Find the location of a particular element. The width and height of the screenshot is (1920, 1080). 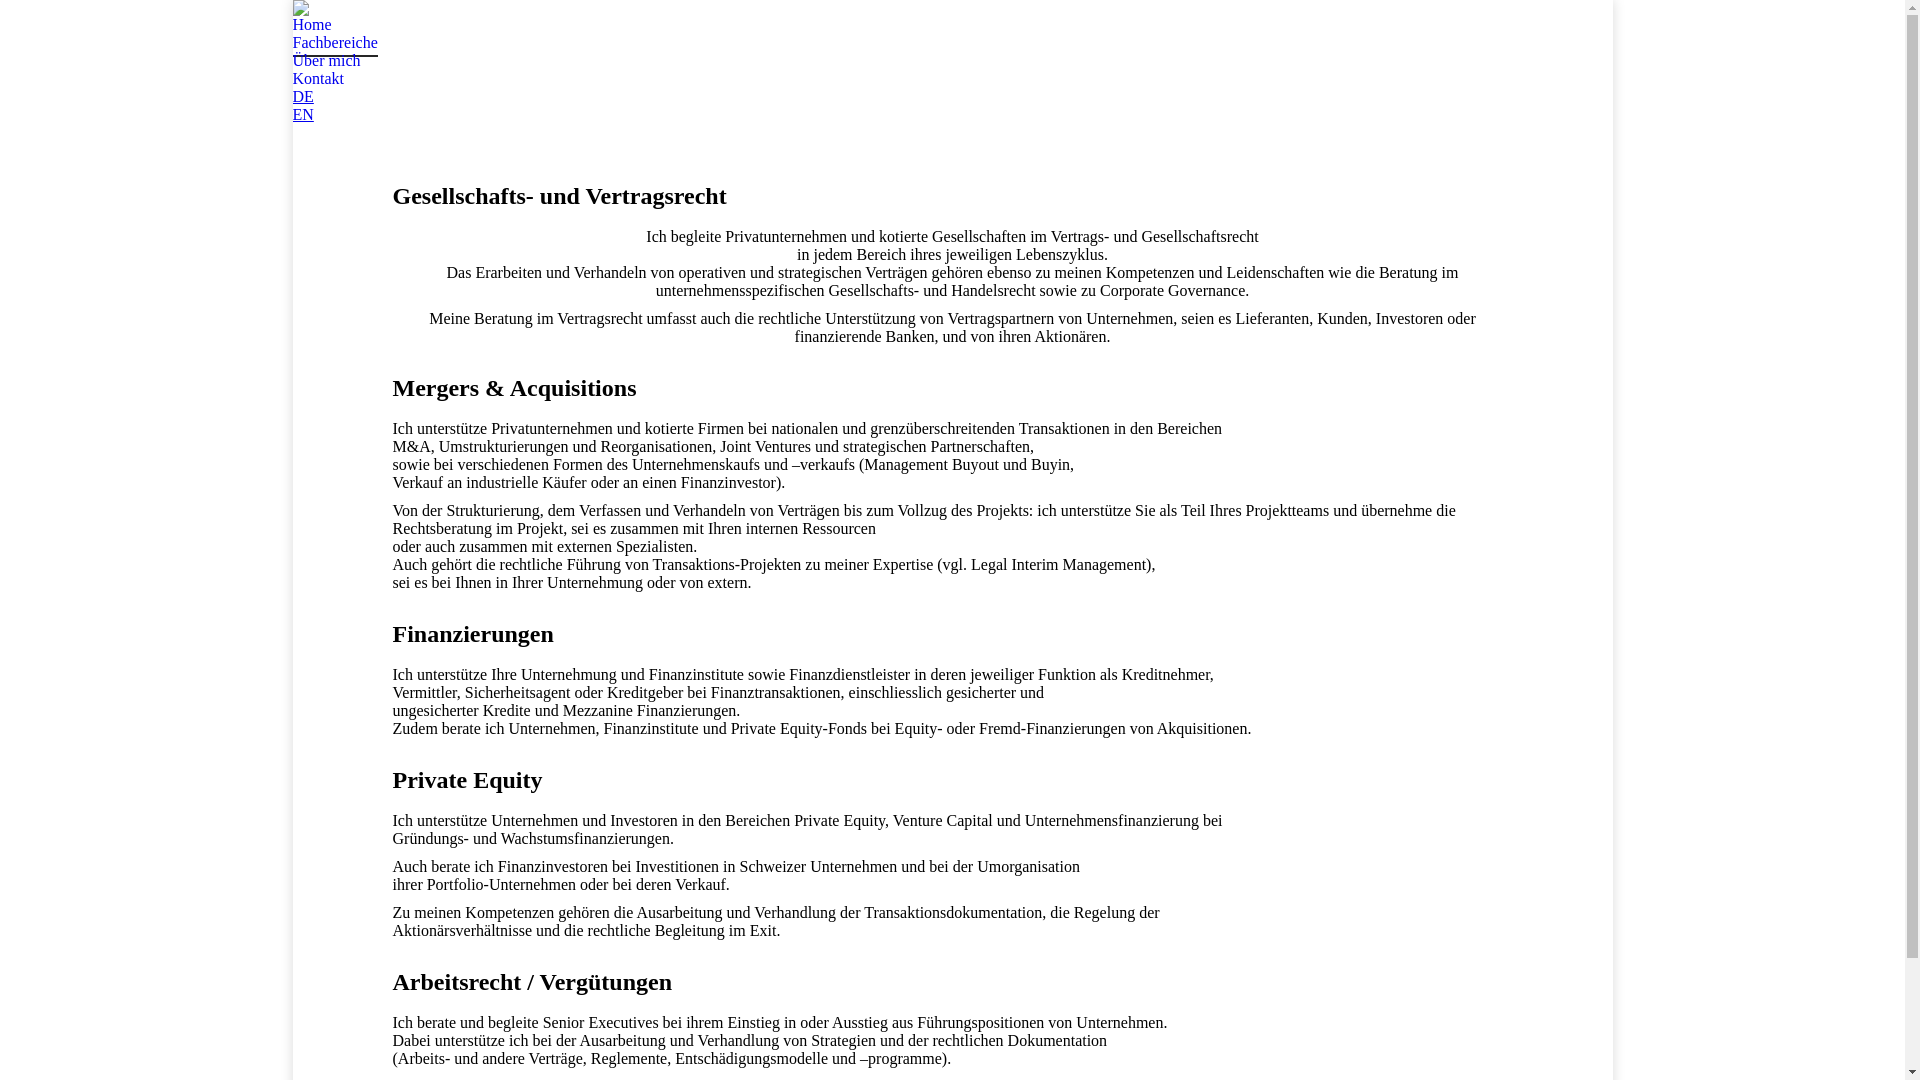

'Kontakt' is located at coordinates (316, 77).